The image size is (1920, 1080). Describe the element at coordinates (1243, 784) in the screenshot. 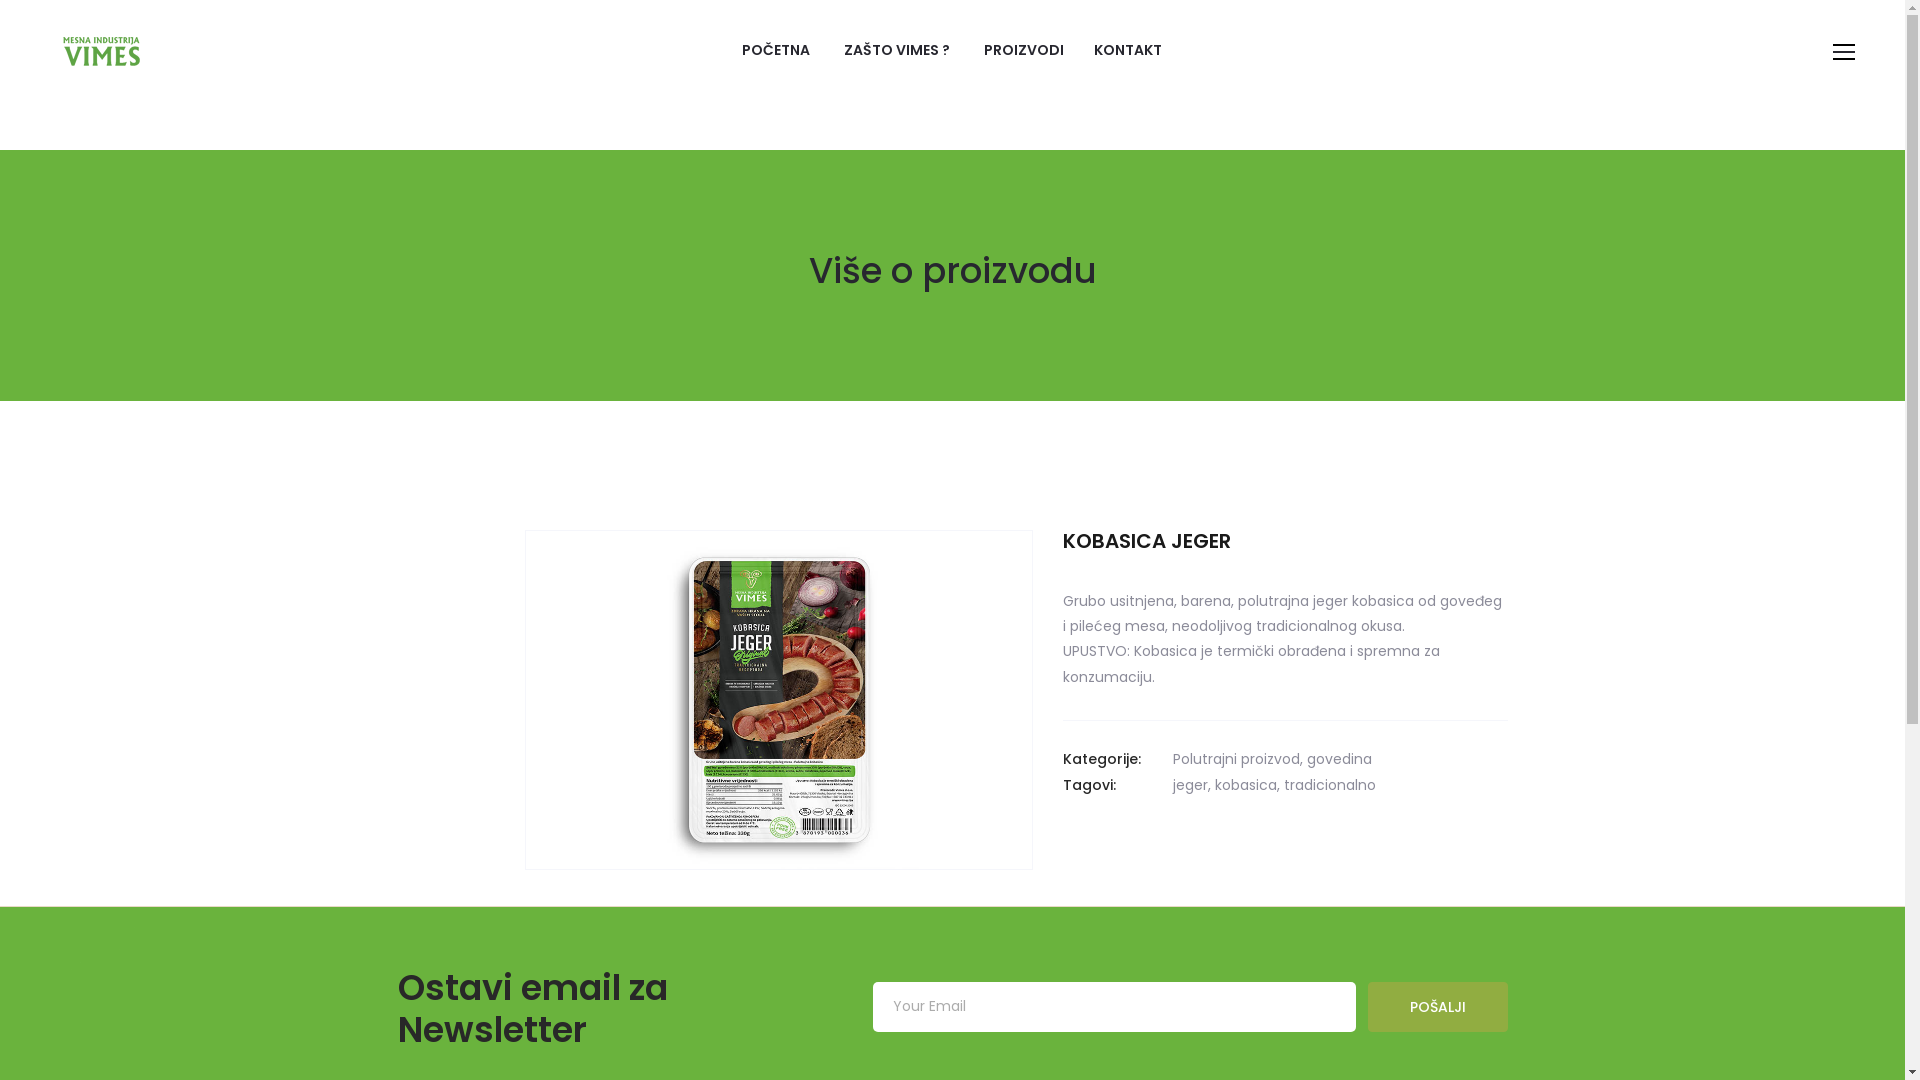

I see `'kobasica'` at that location.